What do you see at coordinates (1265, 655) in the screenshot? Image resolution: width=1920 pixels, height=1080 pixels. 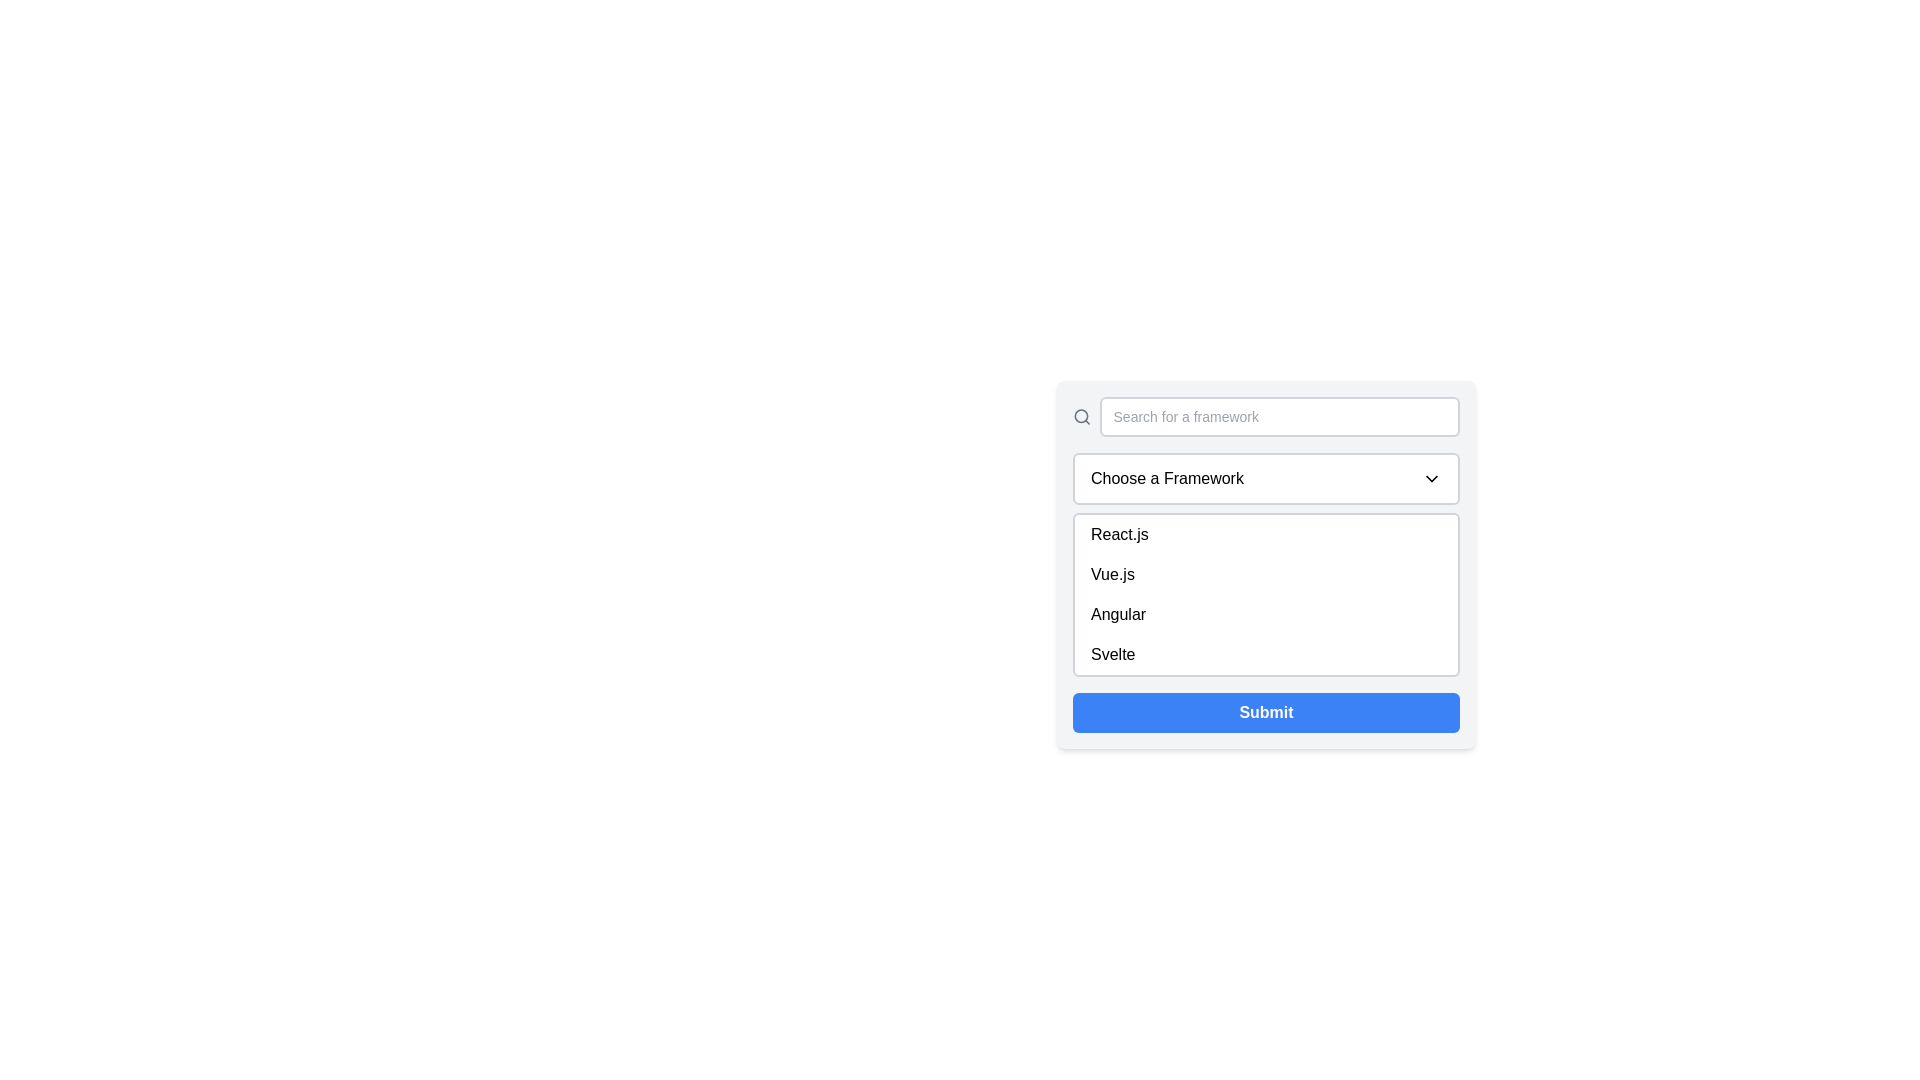 I see `the 'Svelte' option in the dropdown menu` at bounding box center [1265, 655].